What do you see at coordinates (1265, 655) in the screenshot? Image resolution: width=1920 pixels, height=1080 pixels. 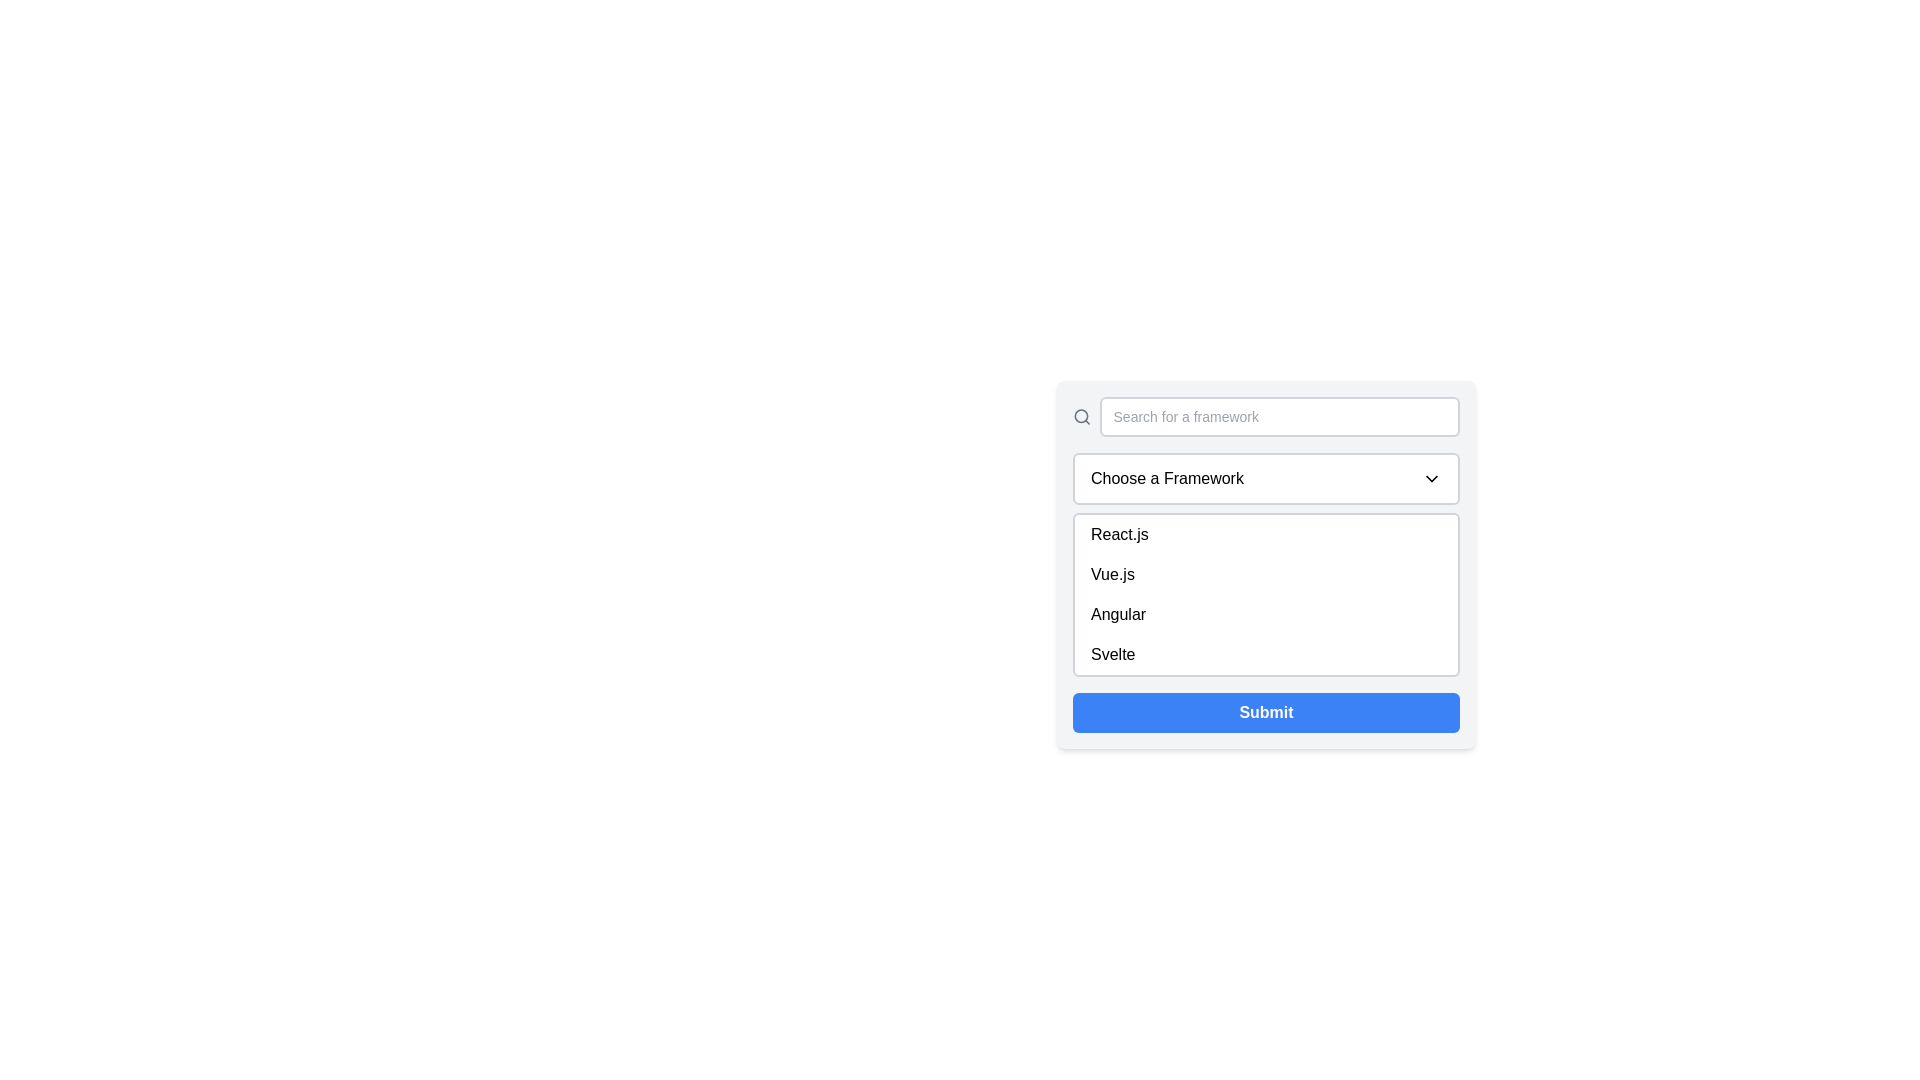 I see `the 'Svelte' option in the dropdown menu` at bounding box center [1265, 655].